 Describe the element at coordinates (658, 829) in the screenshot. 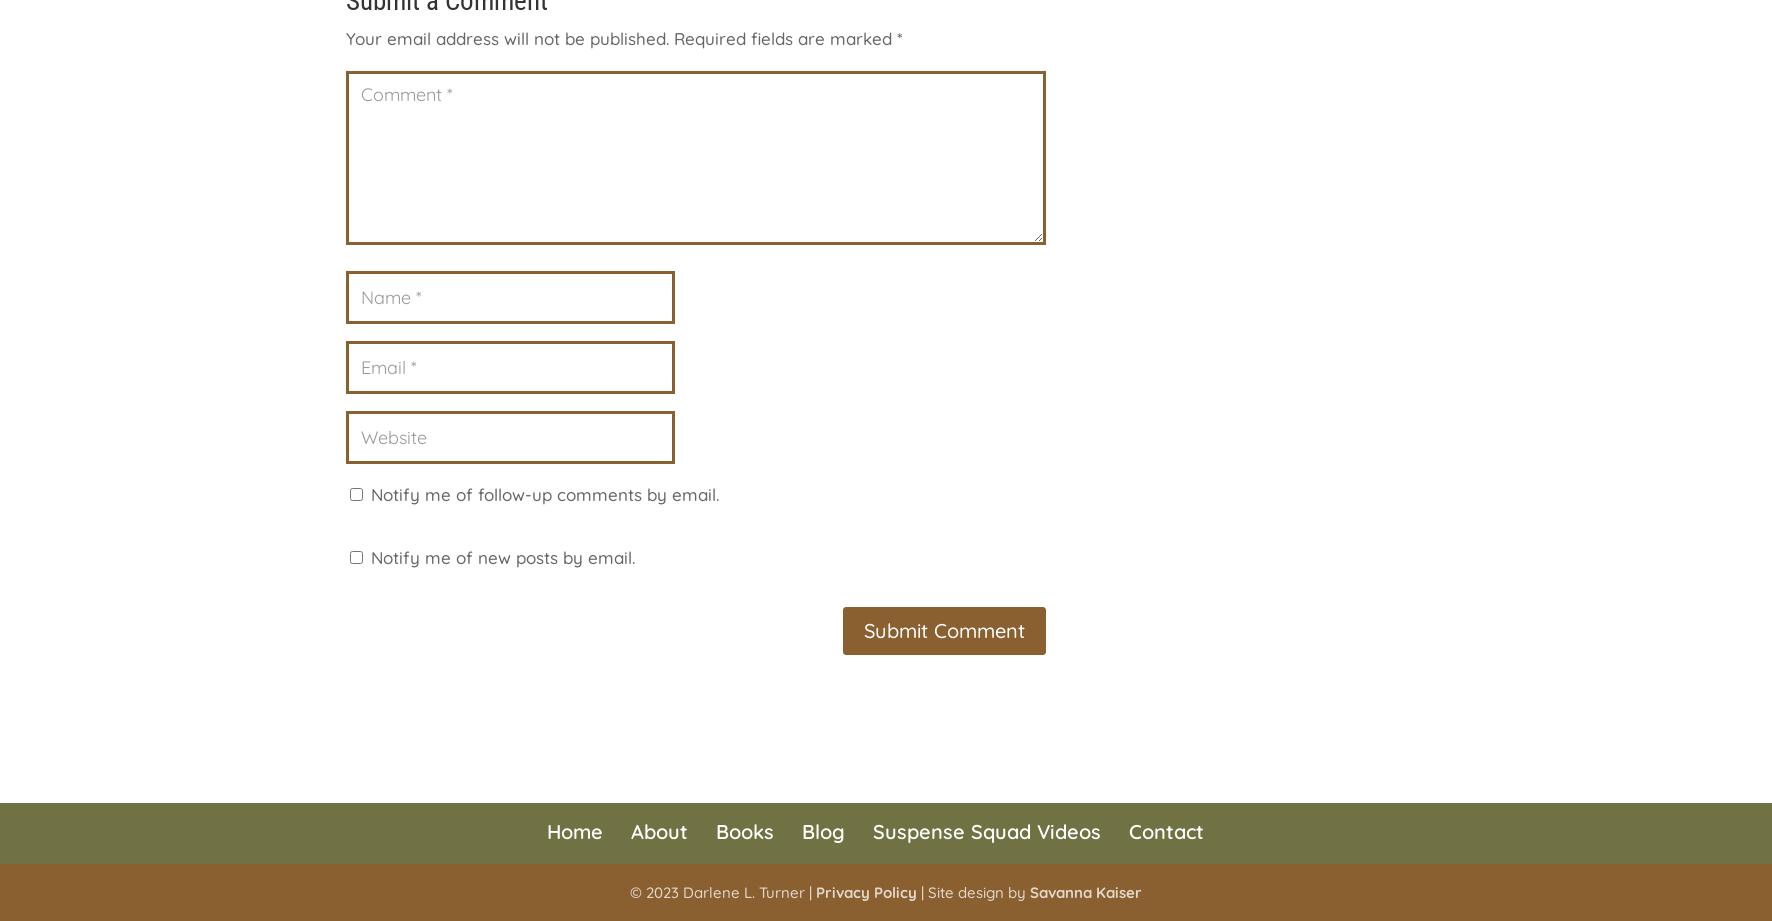

I see `'About'` at that location.